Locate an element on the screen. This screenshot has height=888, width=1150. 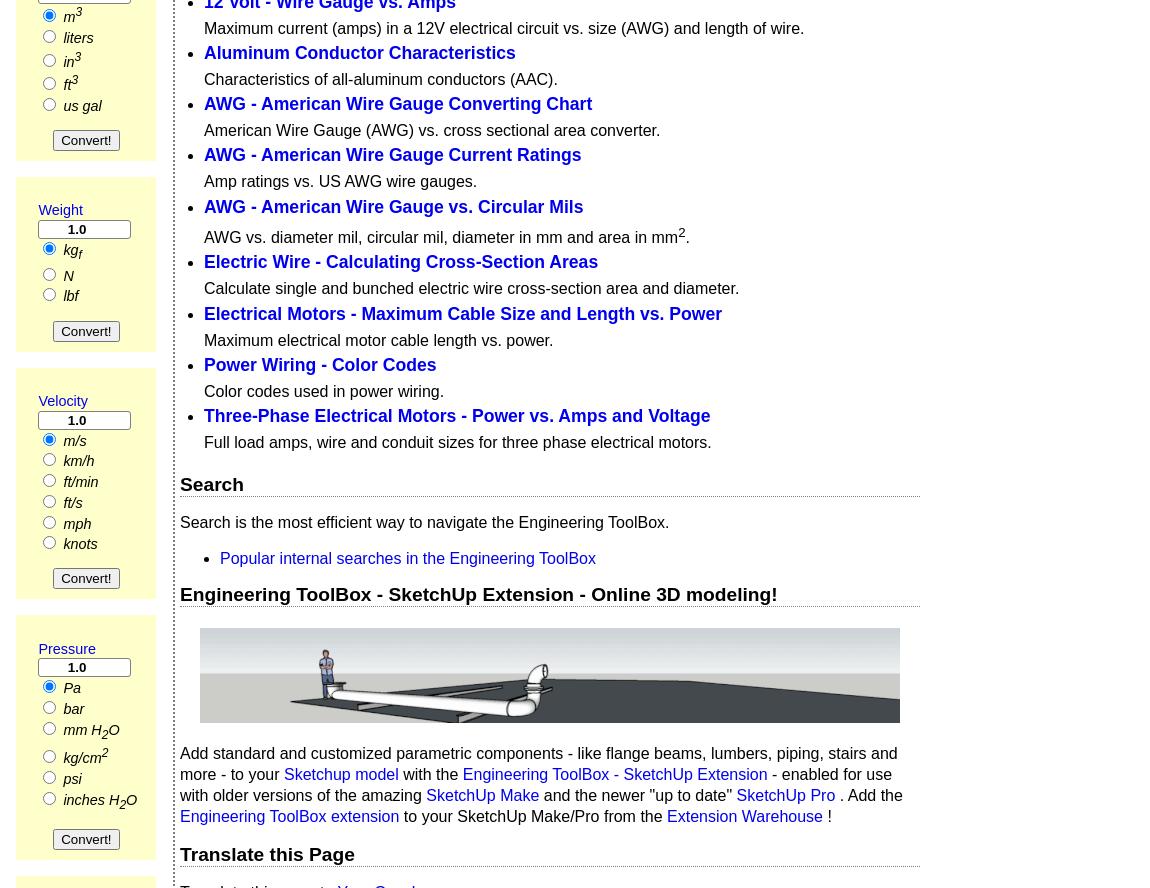
'N' is located at coordinates (66, 275).